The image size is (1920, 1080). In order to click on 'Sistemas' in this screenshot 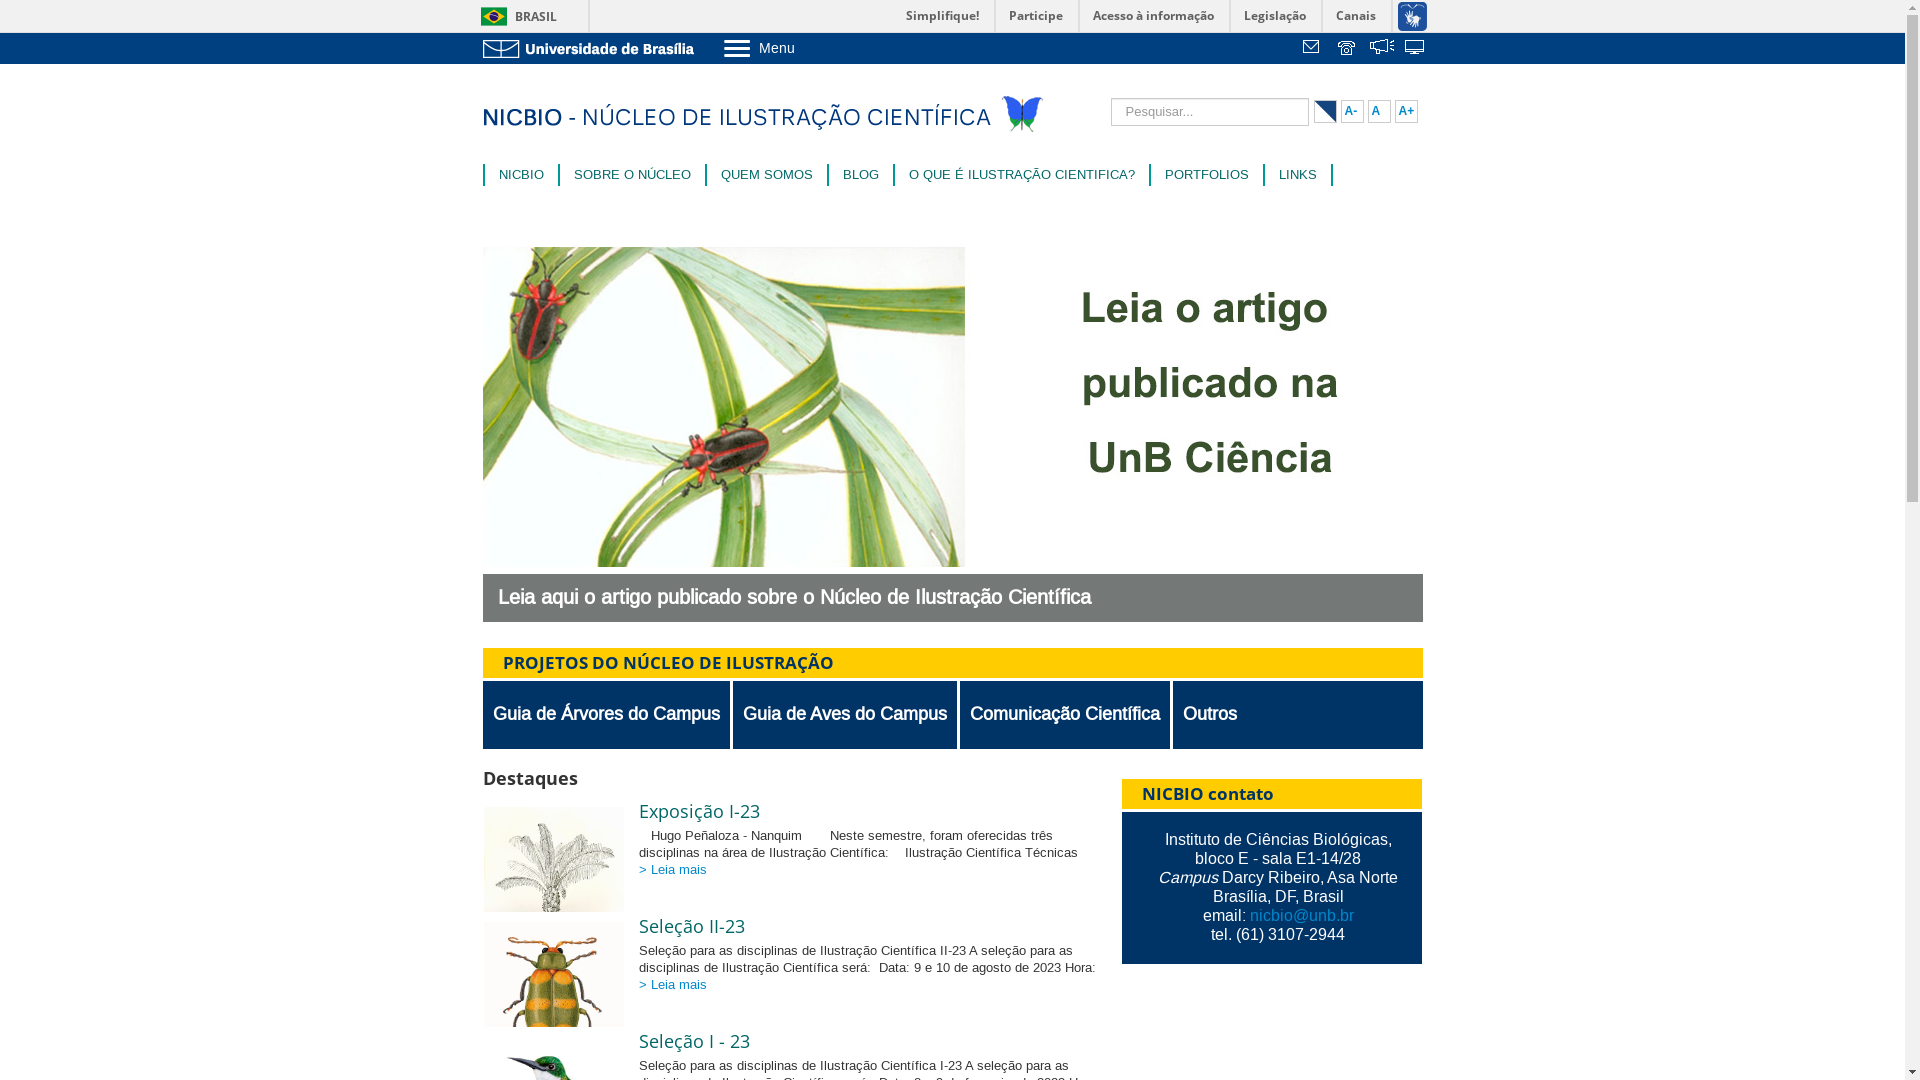, I will do `click(1415, 48)`.